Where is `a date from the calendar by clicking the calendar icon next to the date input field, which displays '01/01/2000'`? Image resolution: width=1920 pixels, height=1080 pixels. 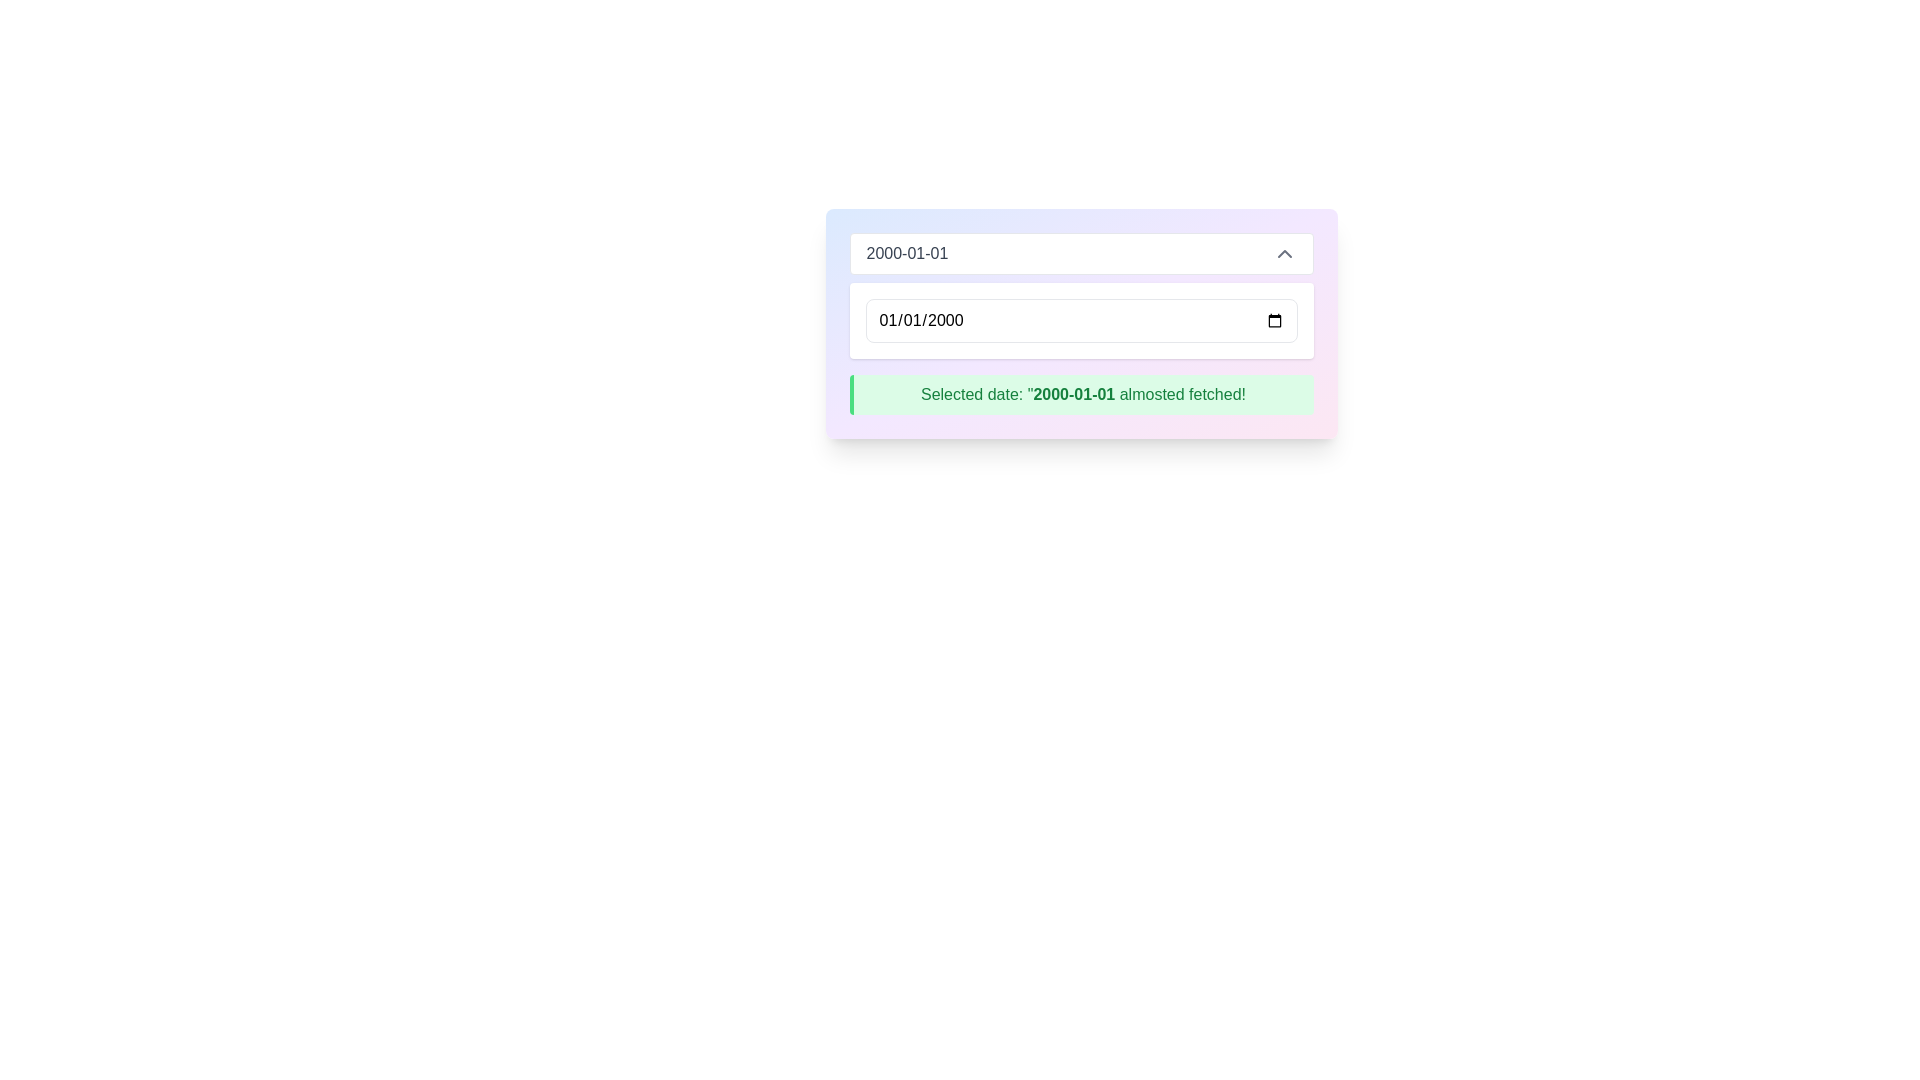
a date from the calendar by clicking the calendar icon next to the date input field, which displays '01/01/2000' is located at coordinates (1080, 319).